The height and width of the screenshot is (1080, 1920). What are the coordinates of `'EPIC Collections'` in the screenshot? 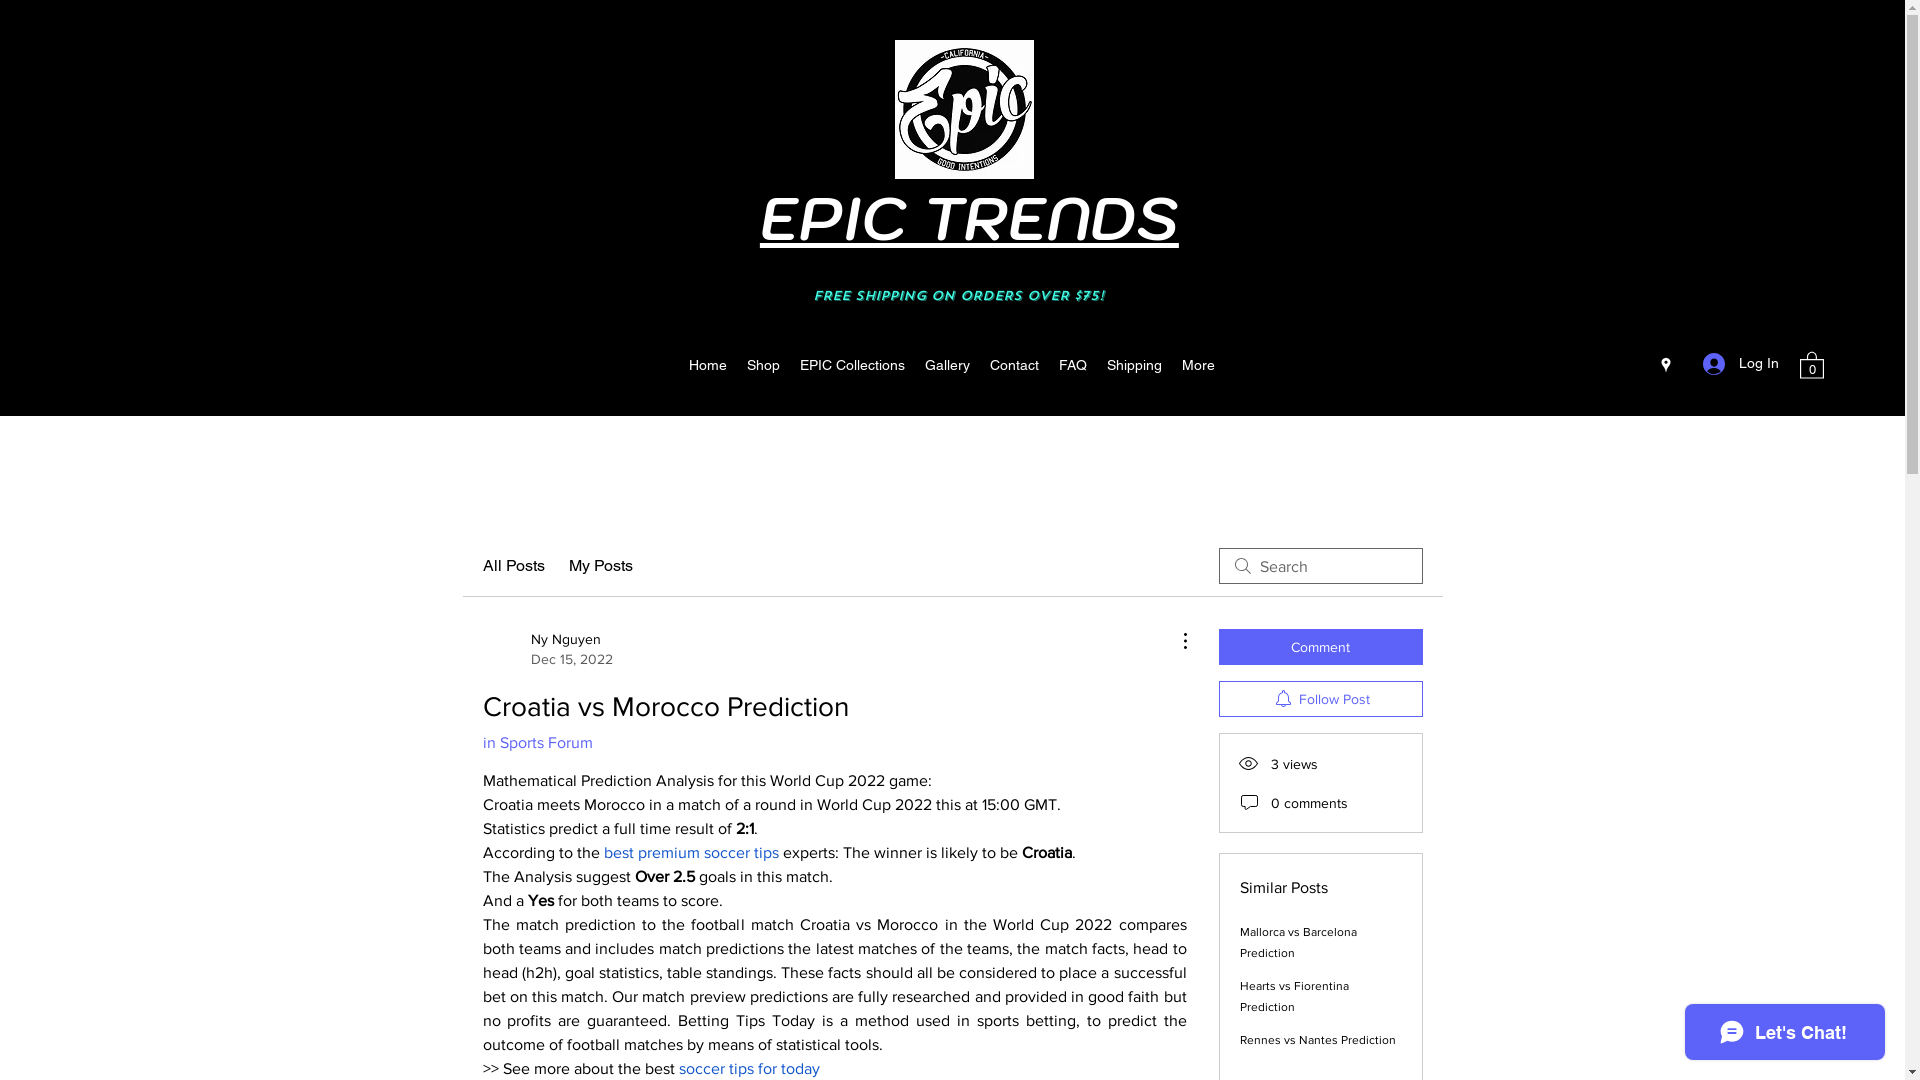 It's located at (852, 365).